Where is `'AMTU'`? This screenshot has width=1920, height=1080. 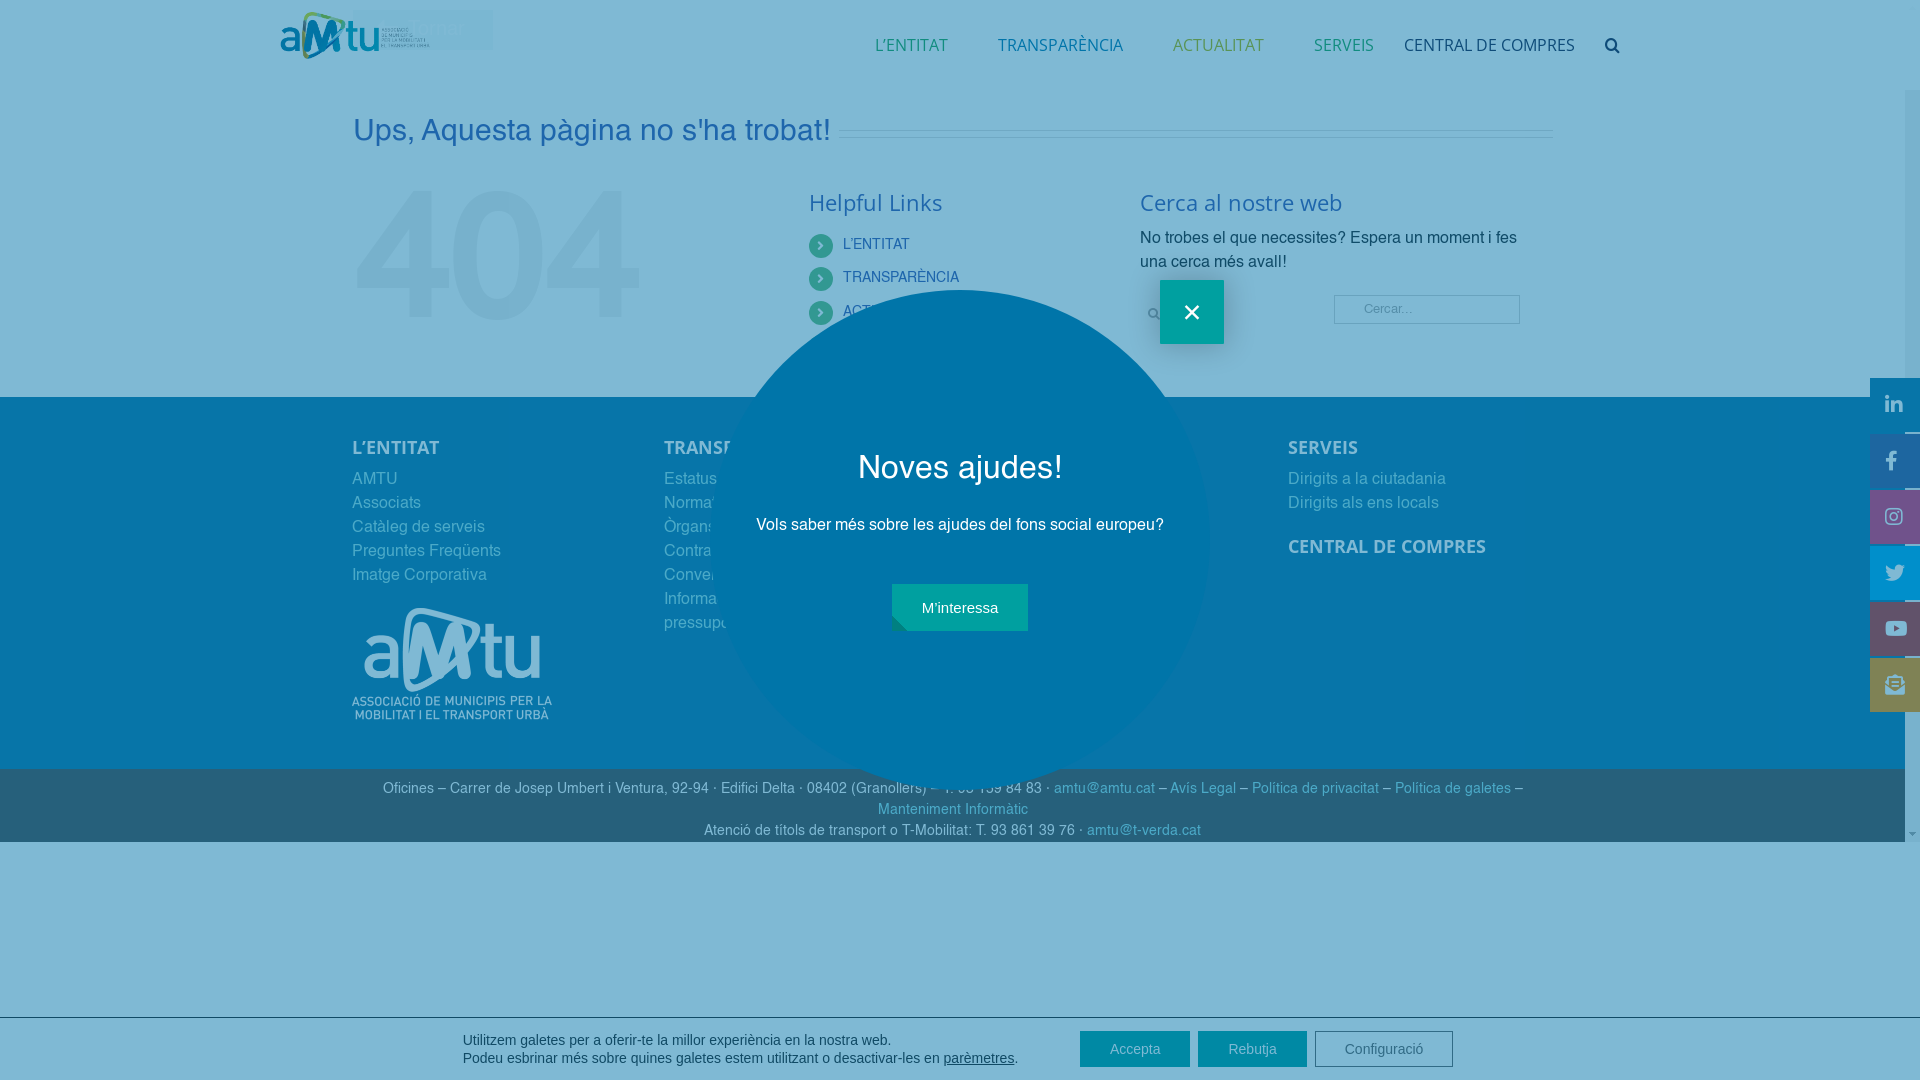 'AMTU' is located at coordinates (374, 479).